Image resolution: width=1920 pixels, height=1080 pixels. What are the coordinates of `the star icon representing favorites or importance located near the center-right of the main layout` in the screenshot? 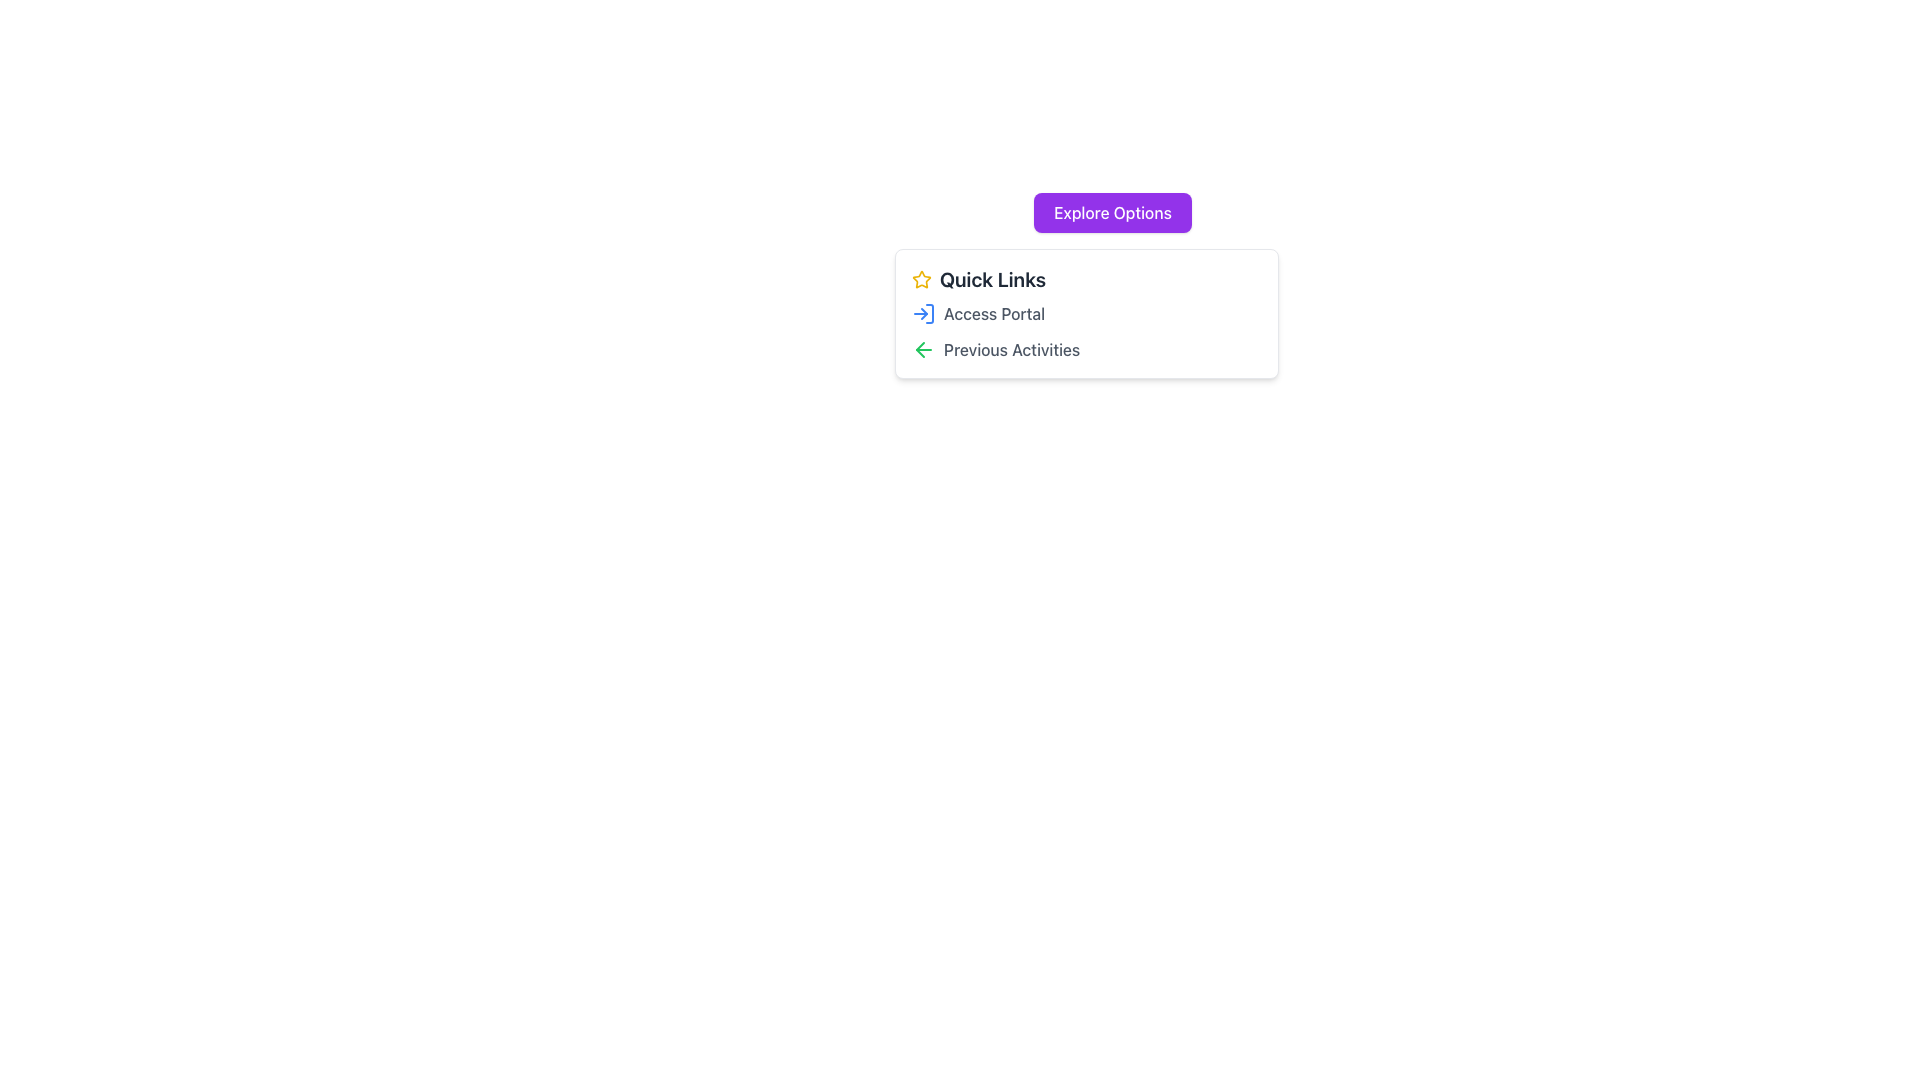 It's located at (920, 278).